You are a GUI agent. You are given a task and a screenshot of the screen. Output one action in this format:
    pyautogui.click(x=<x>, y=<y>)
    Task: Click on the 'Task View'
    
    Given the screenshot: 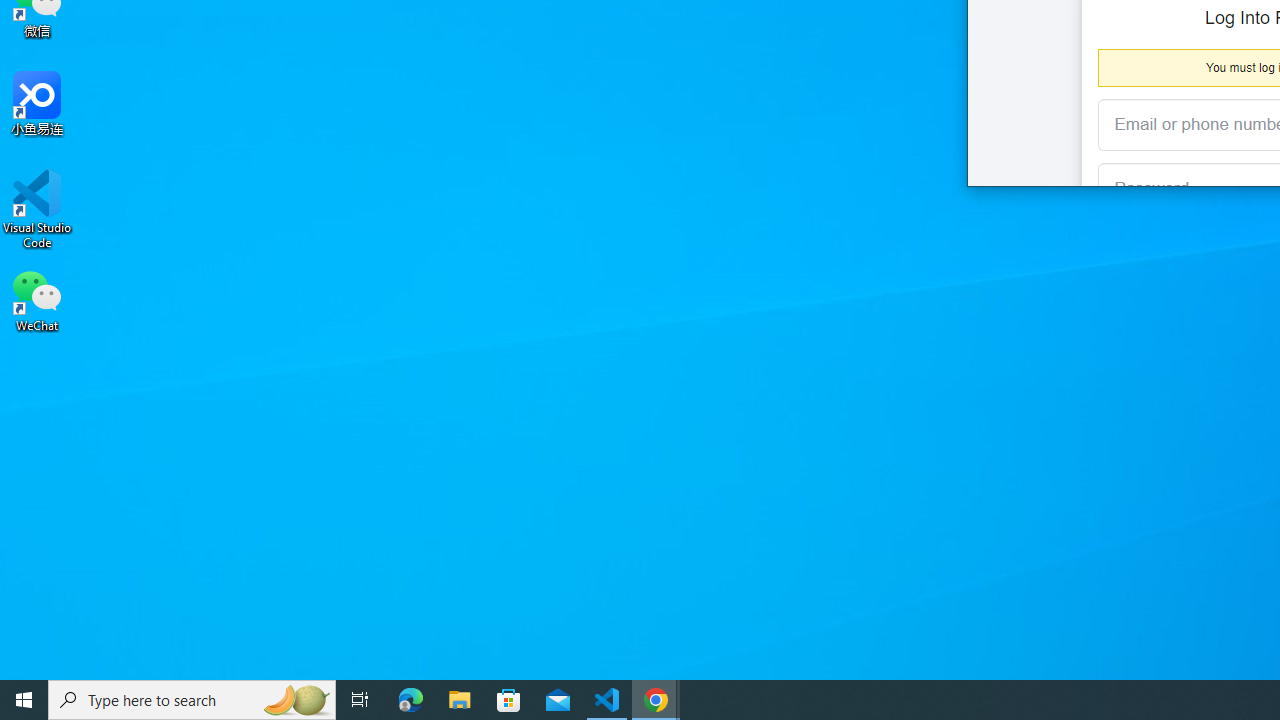 What is the action you would take?
    pyautogui.click(x=359, y=698)
    